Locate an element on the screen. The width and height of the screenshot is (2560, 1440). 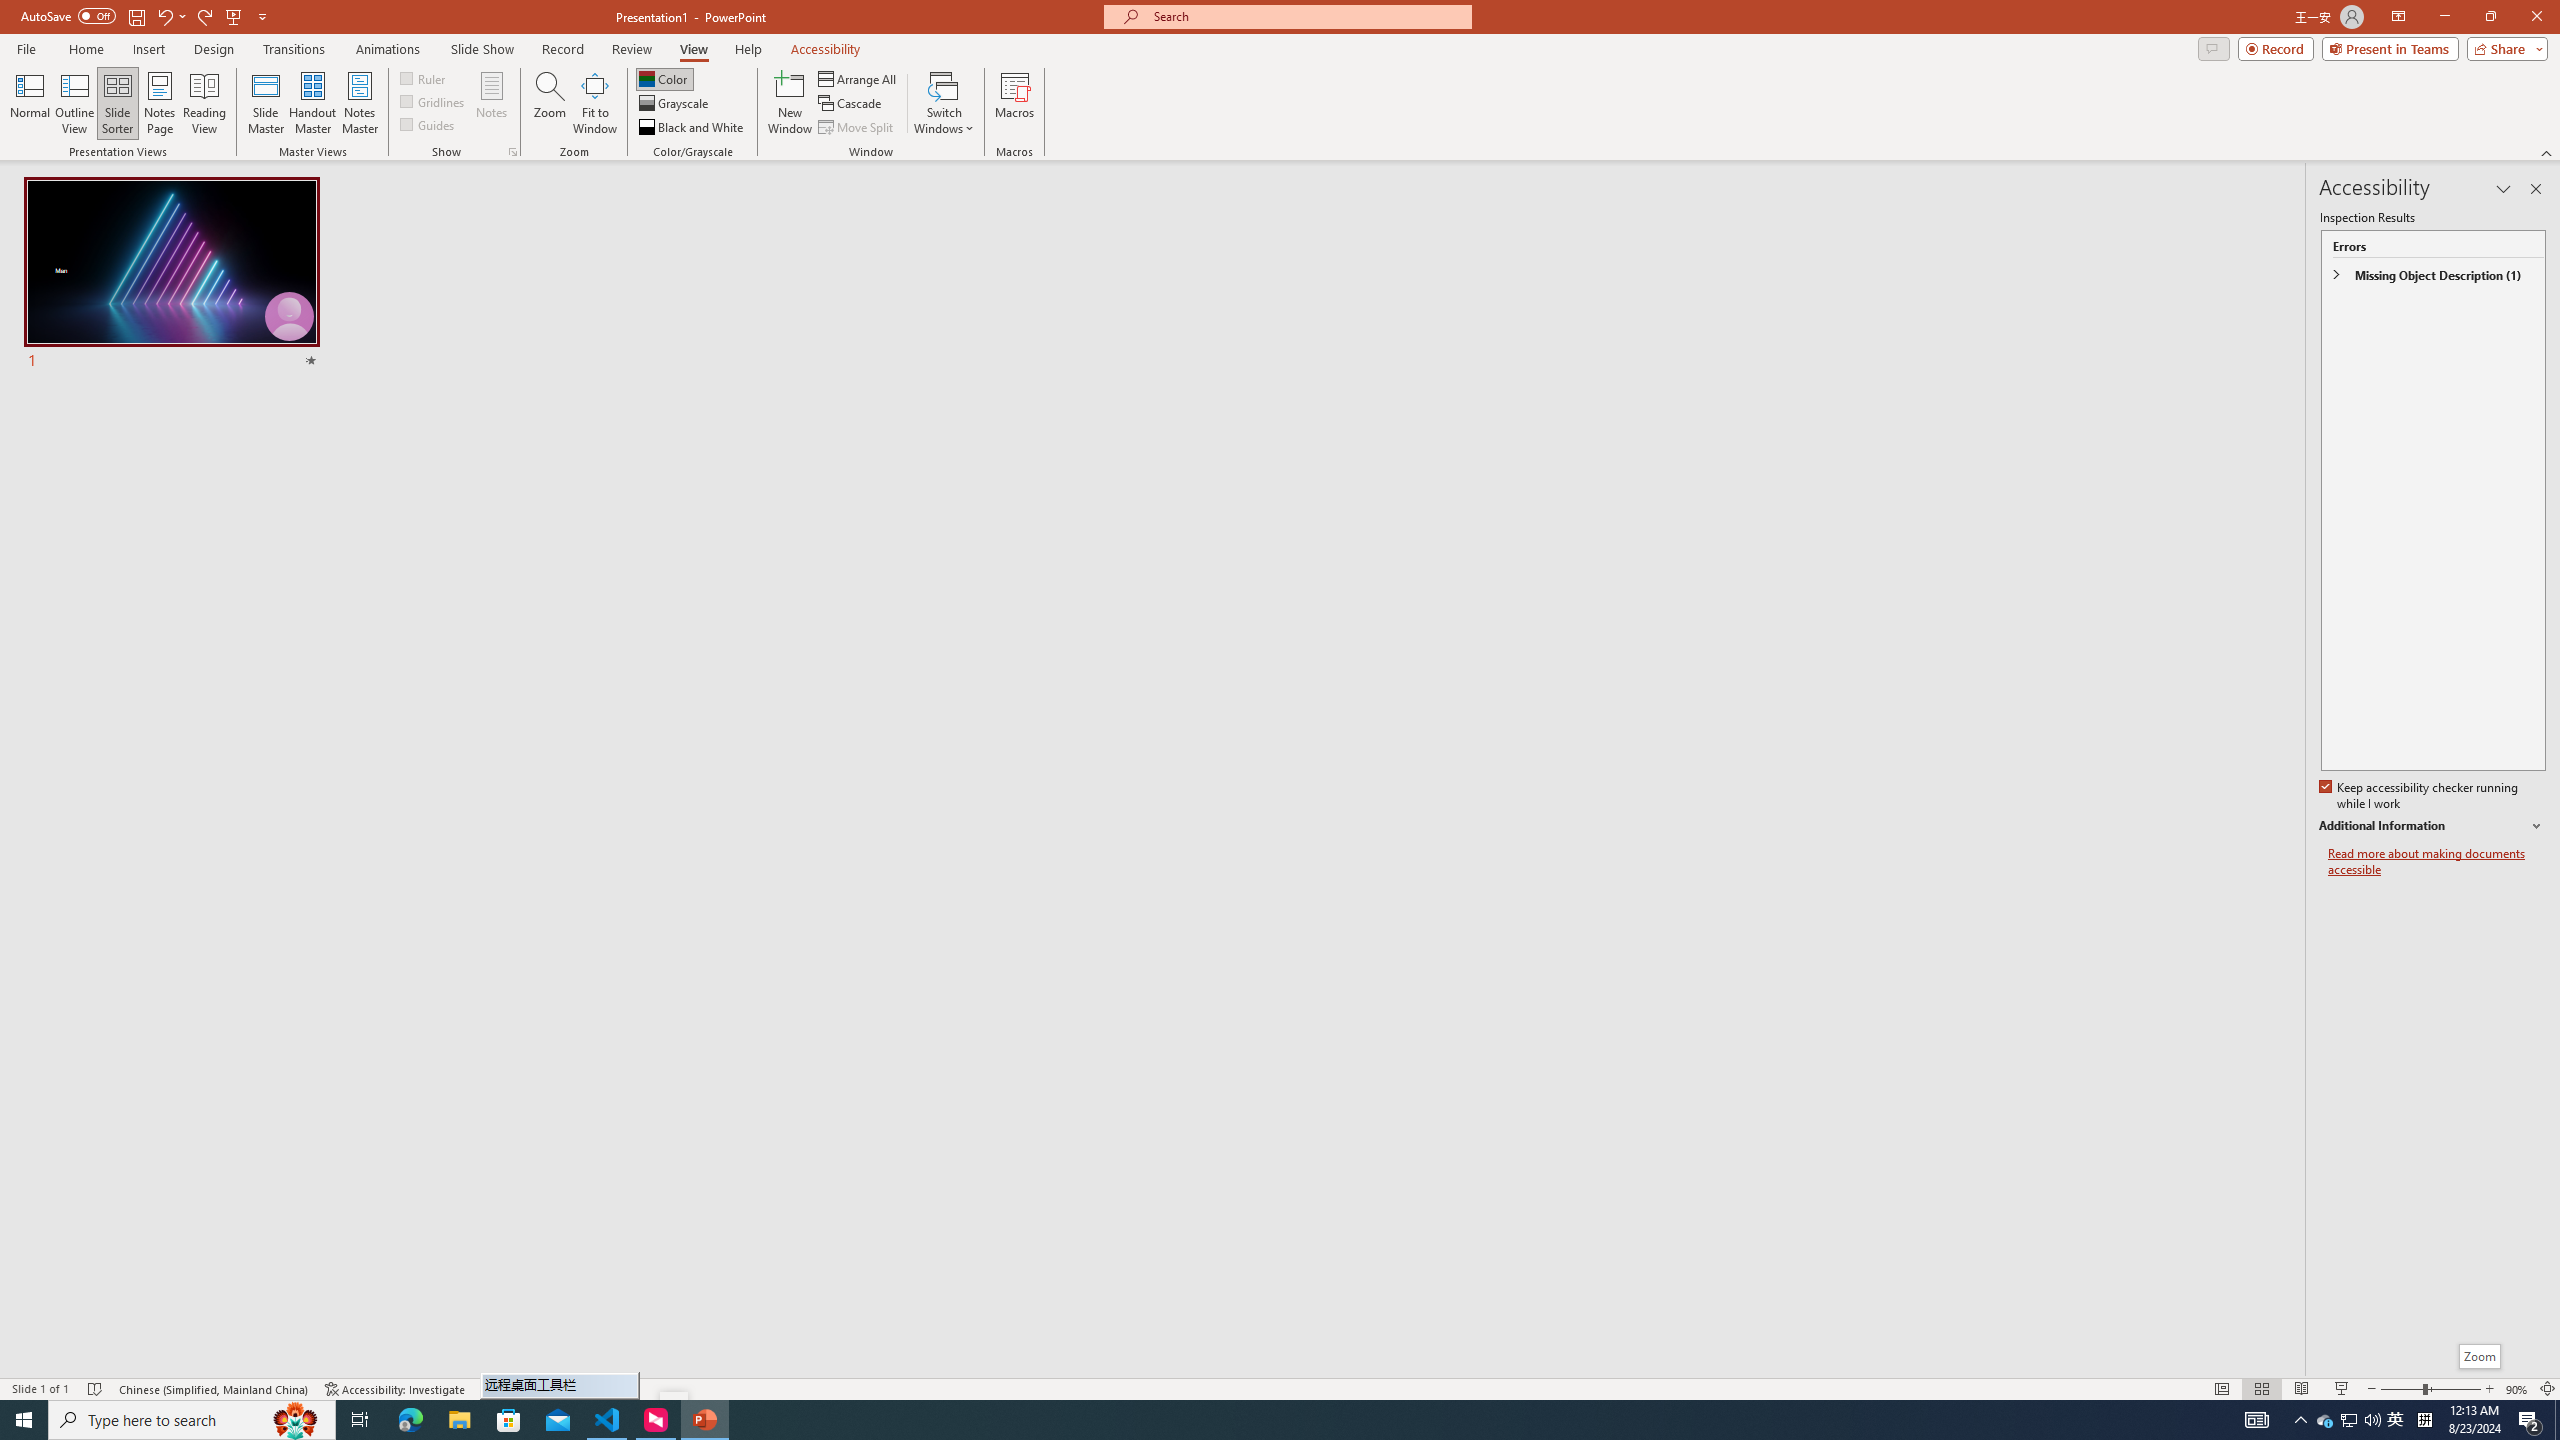
'New Window' is located at coordinates (788, 103).